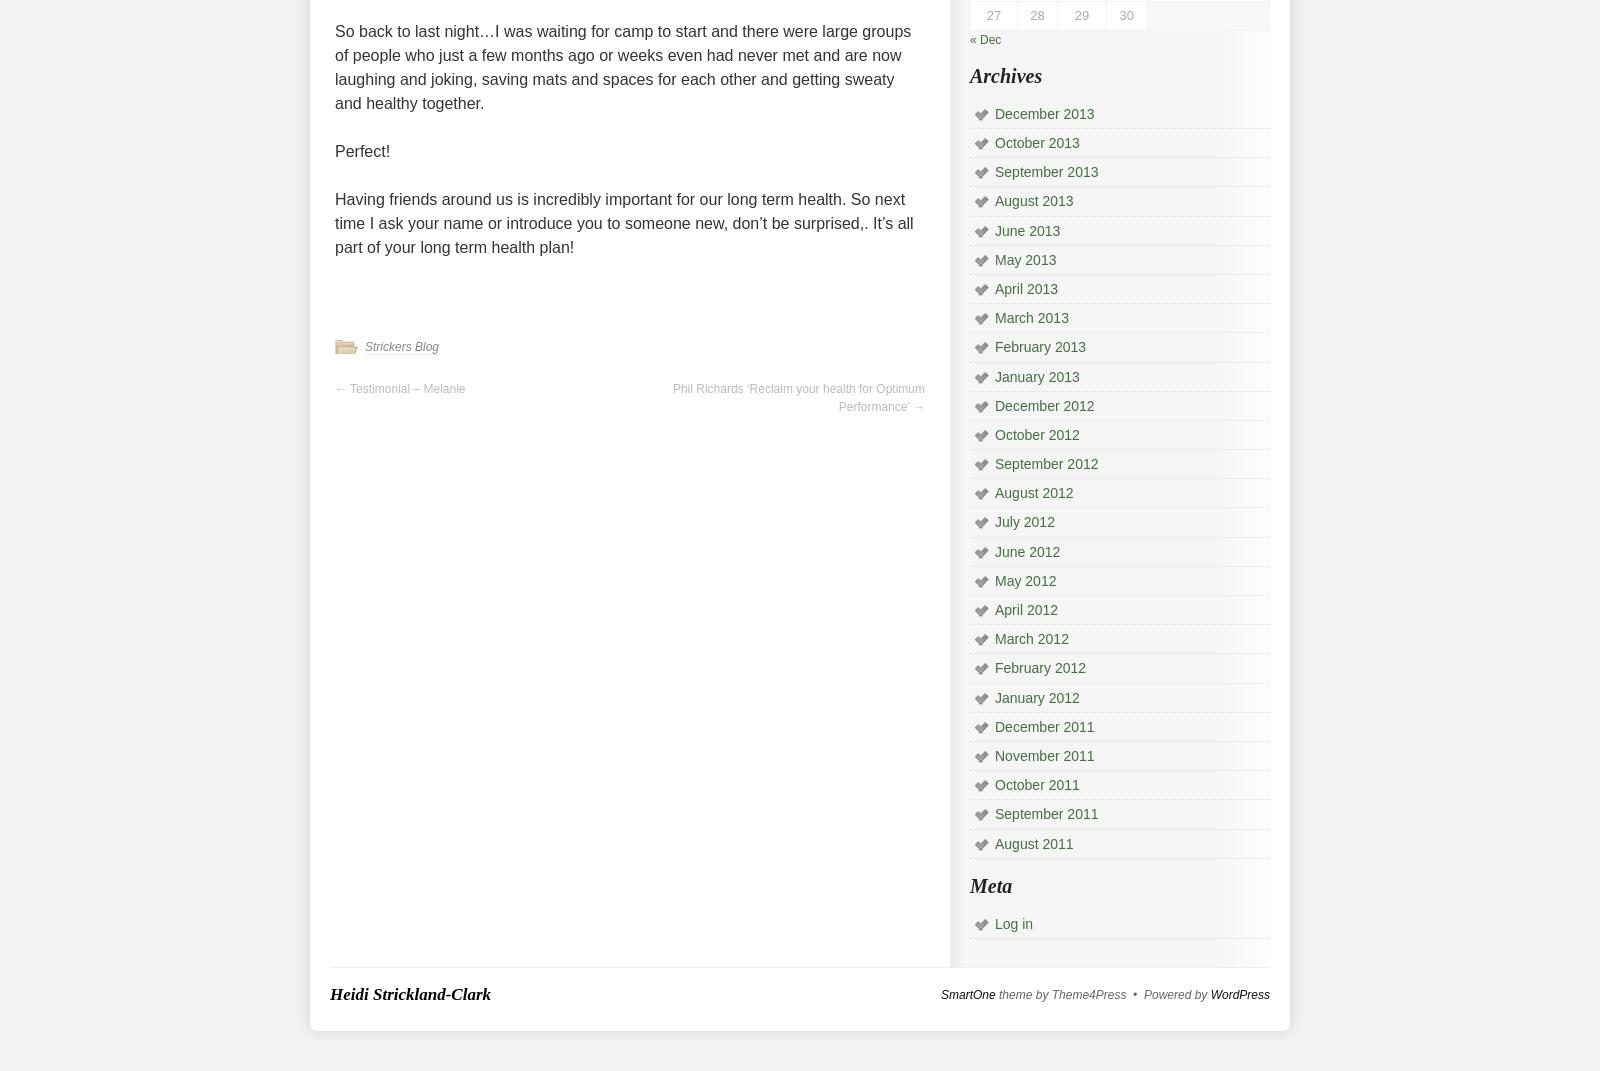 The height and width of the screenshot is (1071, 1600). I want to click on 'Strickers Blog', so click(364, 346).